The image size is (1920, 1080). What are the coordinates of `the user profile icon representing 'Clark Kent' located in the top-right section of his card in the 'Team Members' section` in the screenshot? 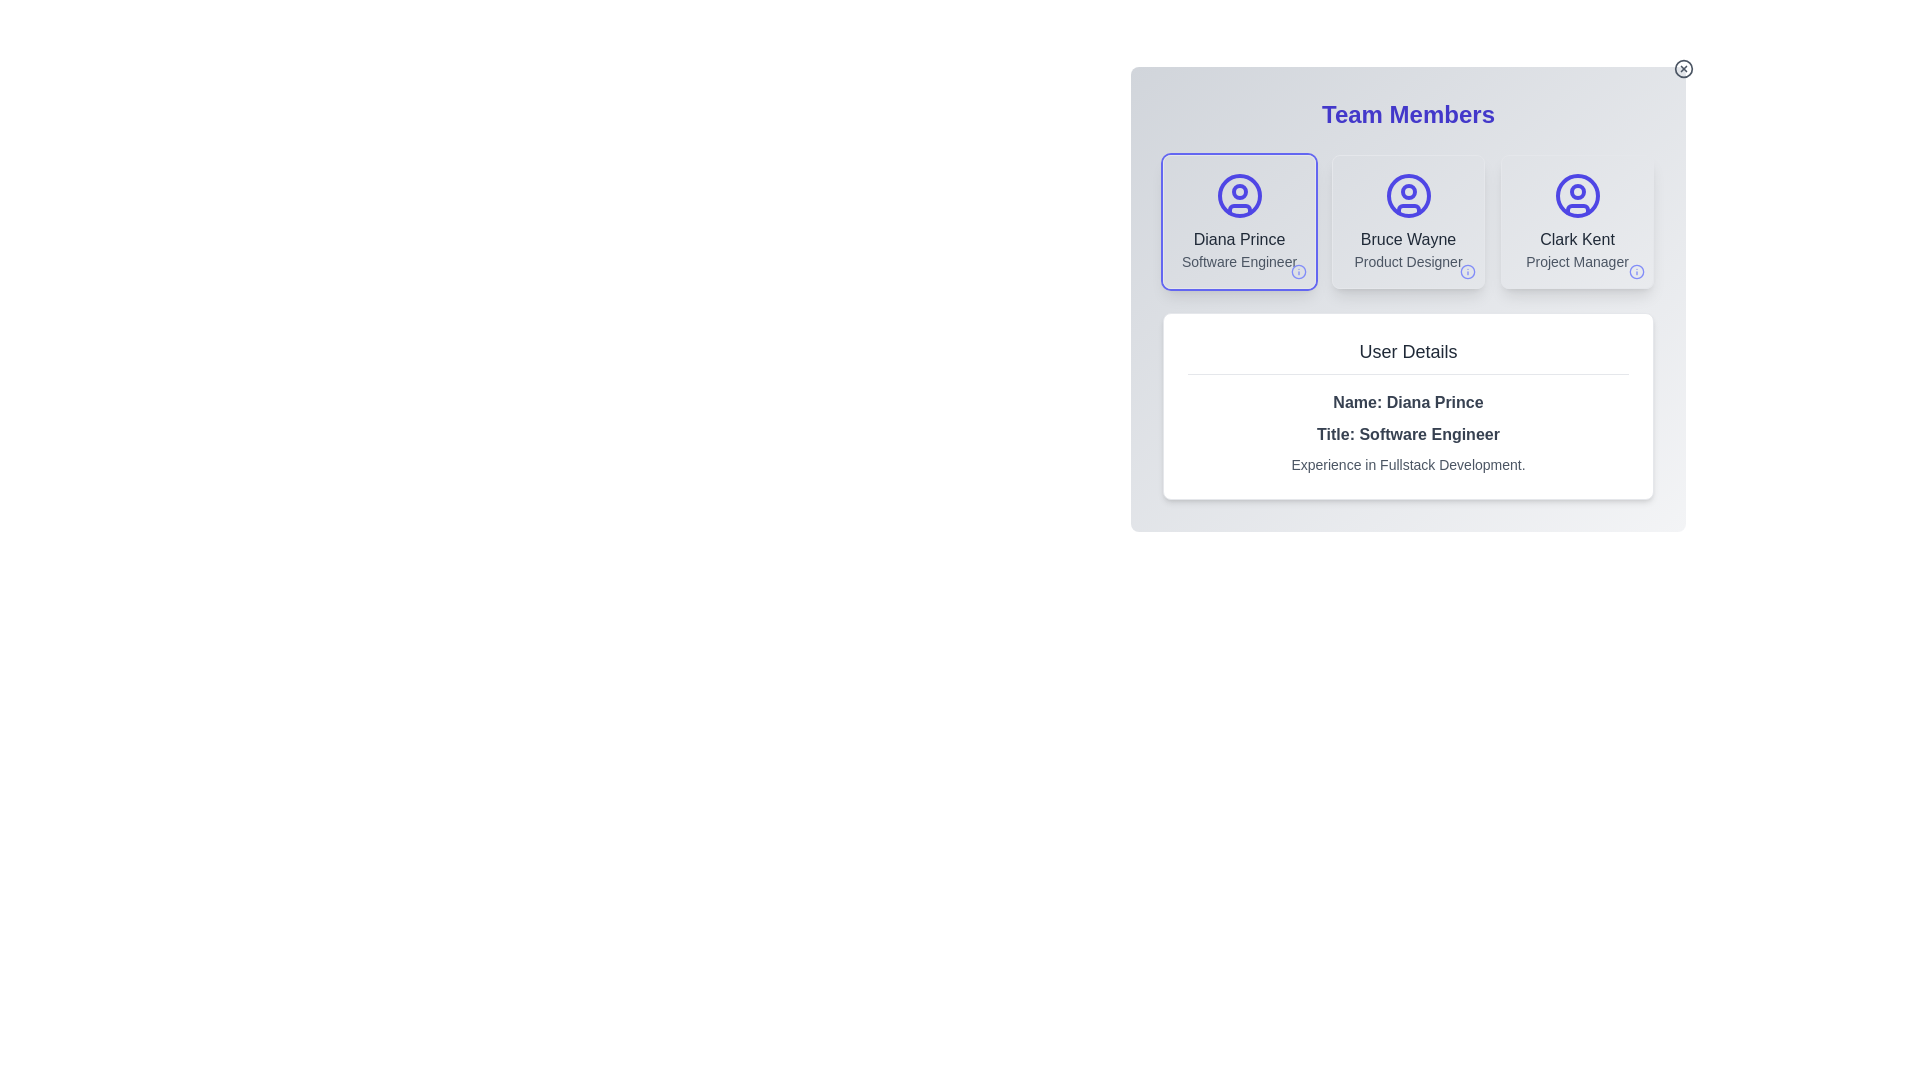 It's located at (1576, 196).